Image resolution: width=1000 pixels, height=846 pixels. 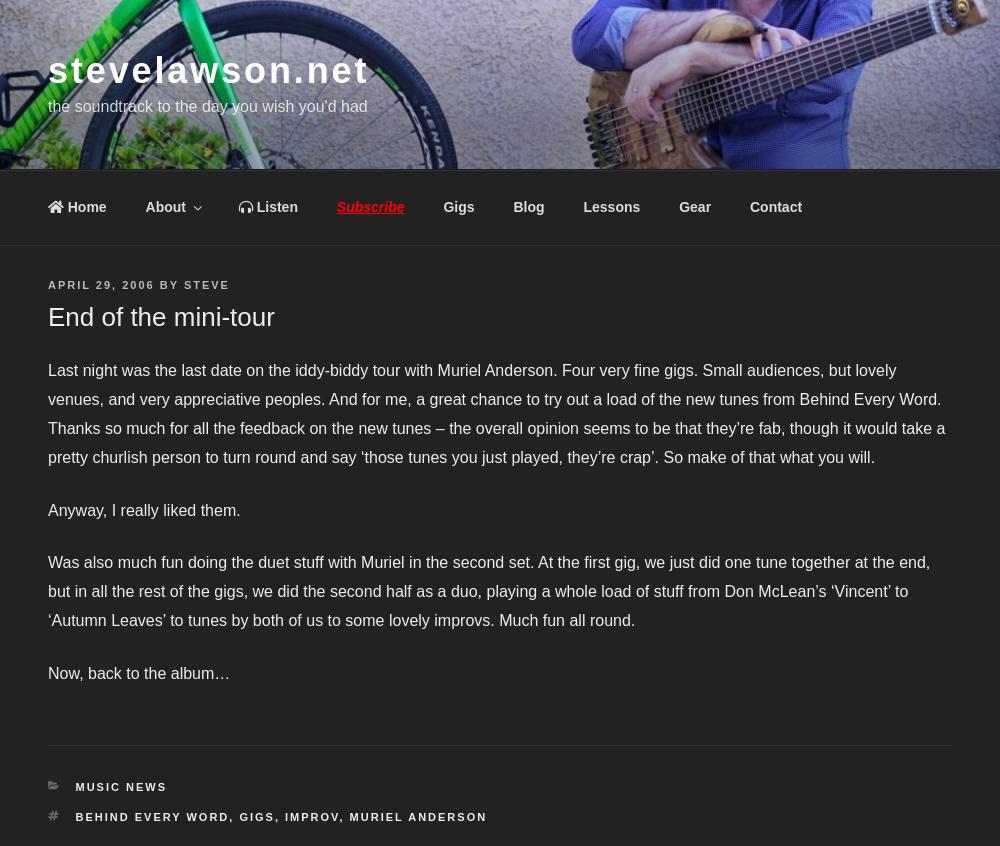 What do you see at coordinates (528, 206) in the screenshot?
I see `'Blog'` at bounding box center [528, 206].